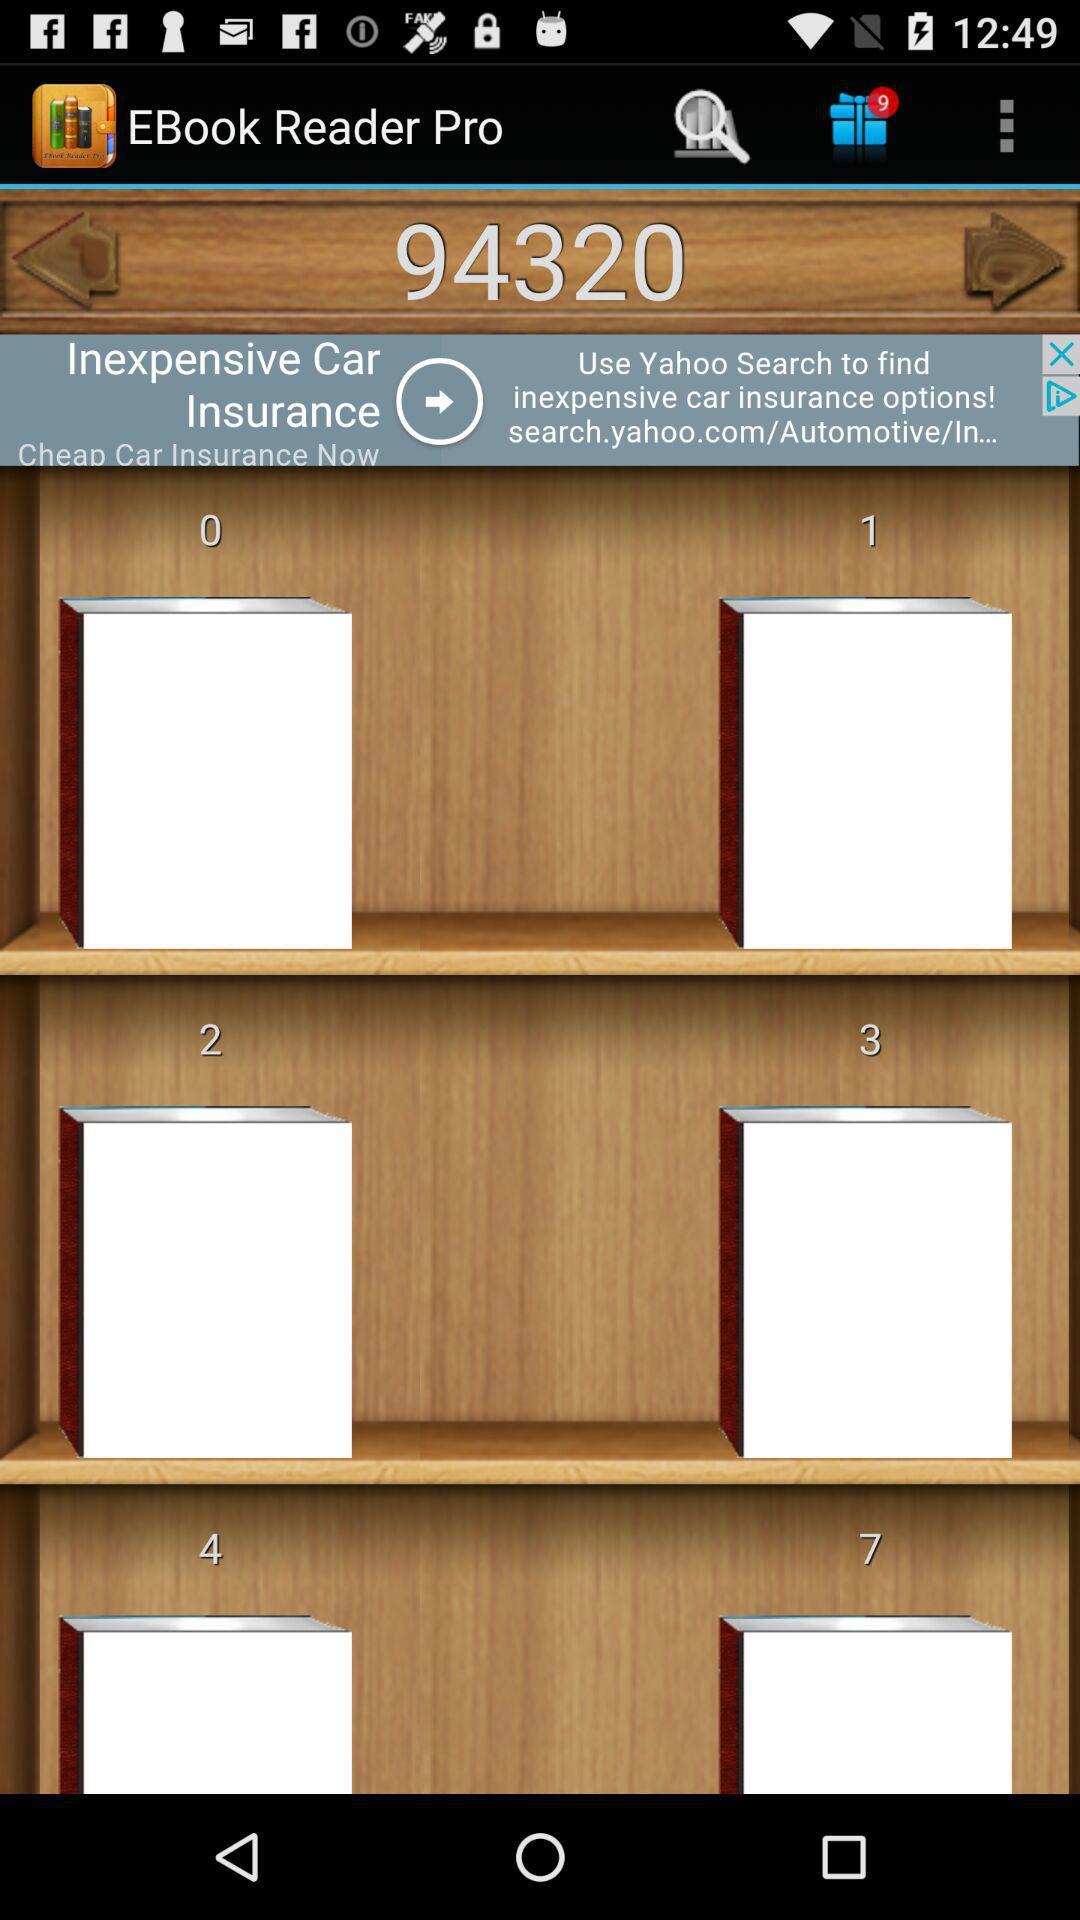  What do you see at coordinates (1017, 279) in the screenshot?
I see `the arrow_forward icon` at bounding box center [1017, 279].